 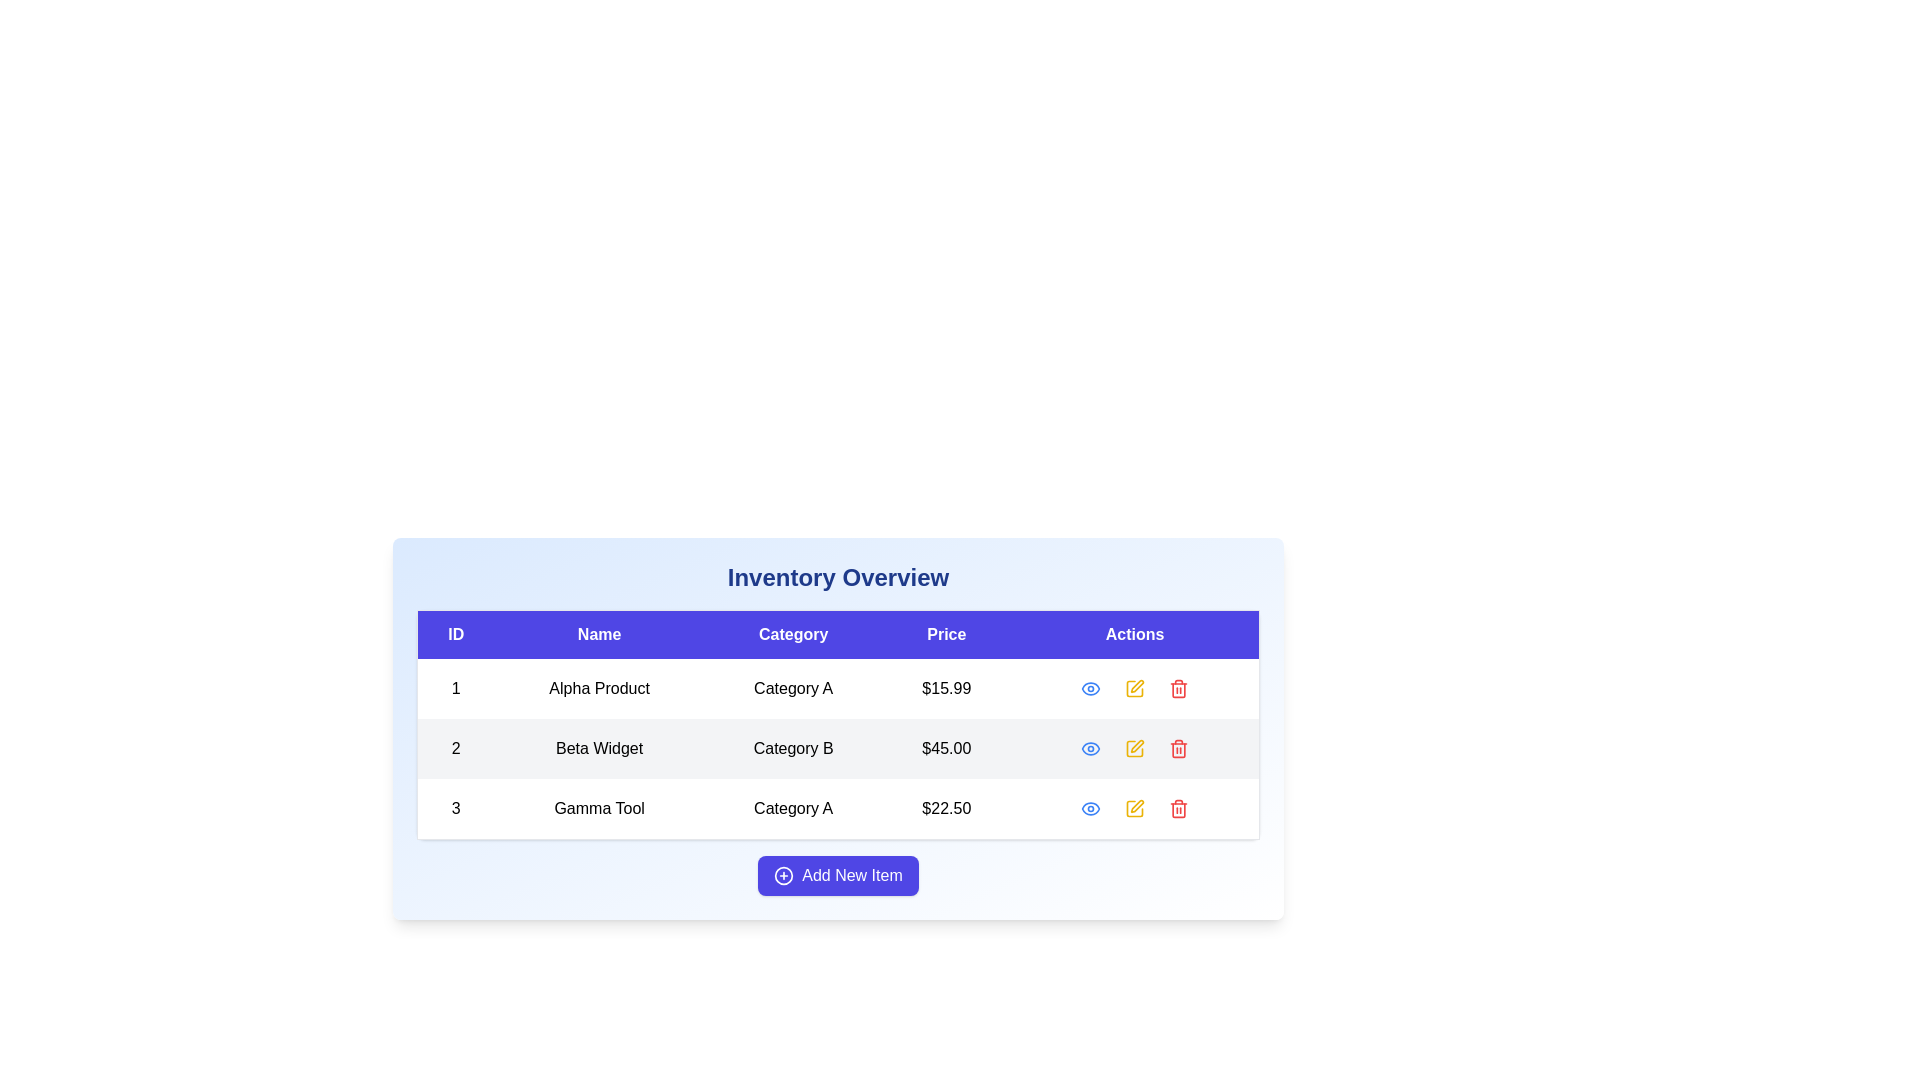 What do you see at coordinates (792, 634) in the screenshot?
I see `the 'Category' table header label, which is the third header in the table with a purple background and white text` at bounding box center [792, 634].